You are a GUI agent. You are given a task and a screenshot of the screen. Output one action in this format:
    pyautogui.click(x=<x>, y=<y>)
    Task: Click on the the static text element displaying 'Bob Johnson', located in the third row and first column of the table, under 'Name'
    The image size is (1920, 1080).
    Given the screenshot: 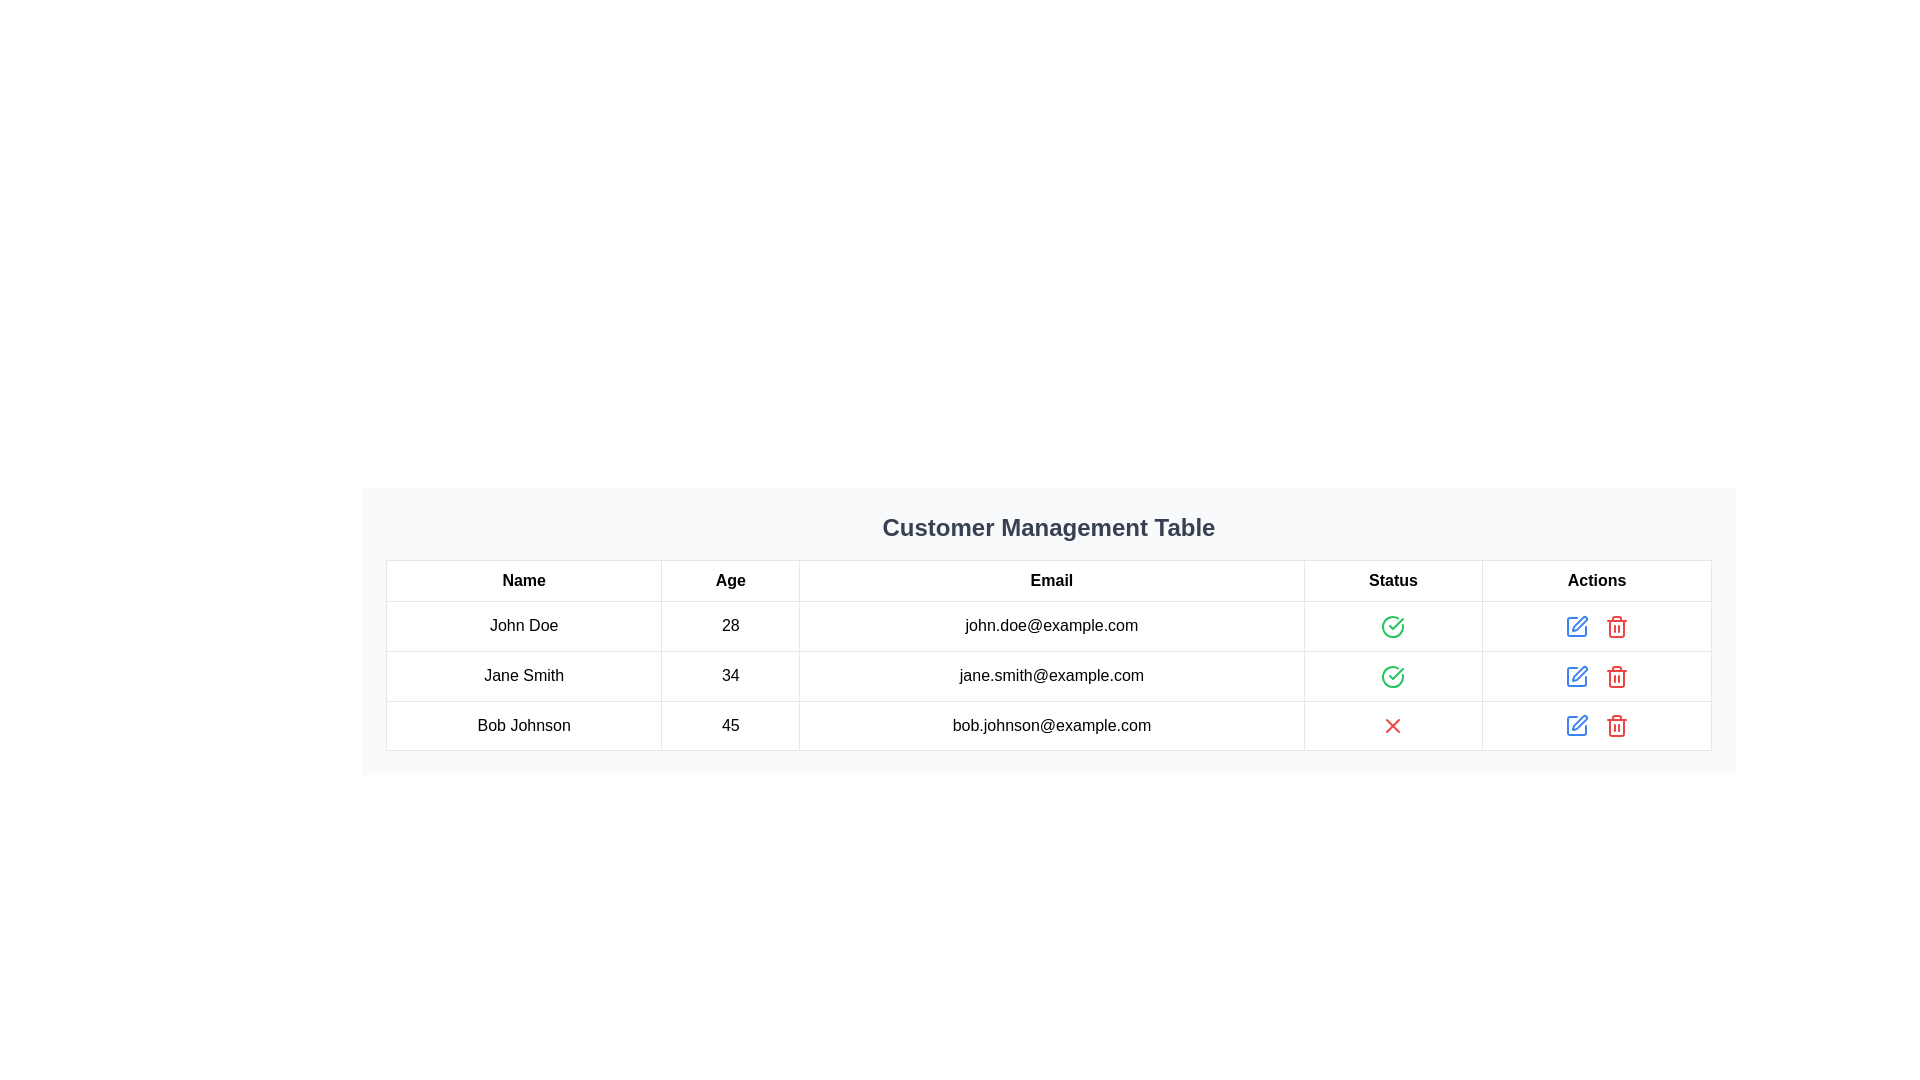 What is the action you would take?
    pyautogui.click(x=524, y=725)
    